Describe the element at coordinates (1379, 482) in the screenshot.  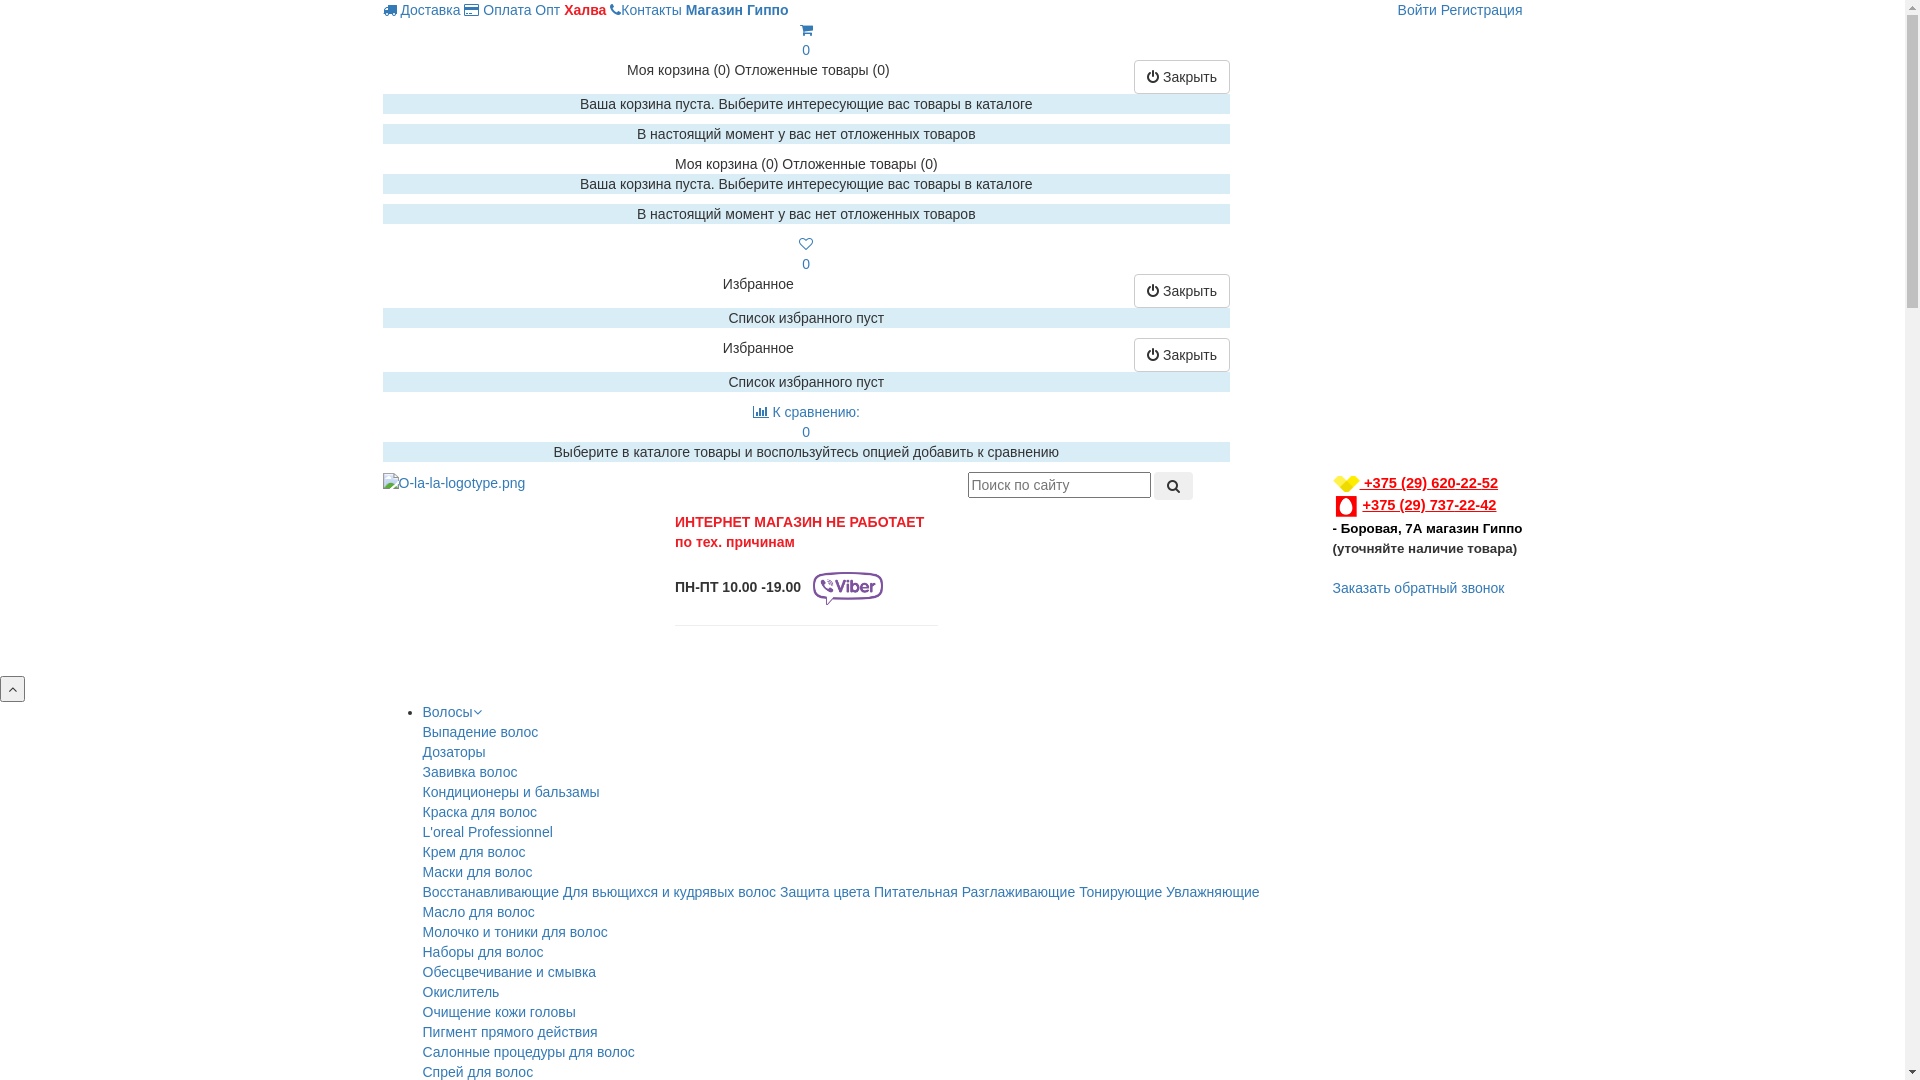
I see `'+375 (29)'` at that location.